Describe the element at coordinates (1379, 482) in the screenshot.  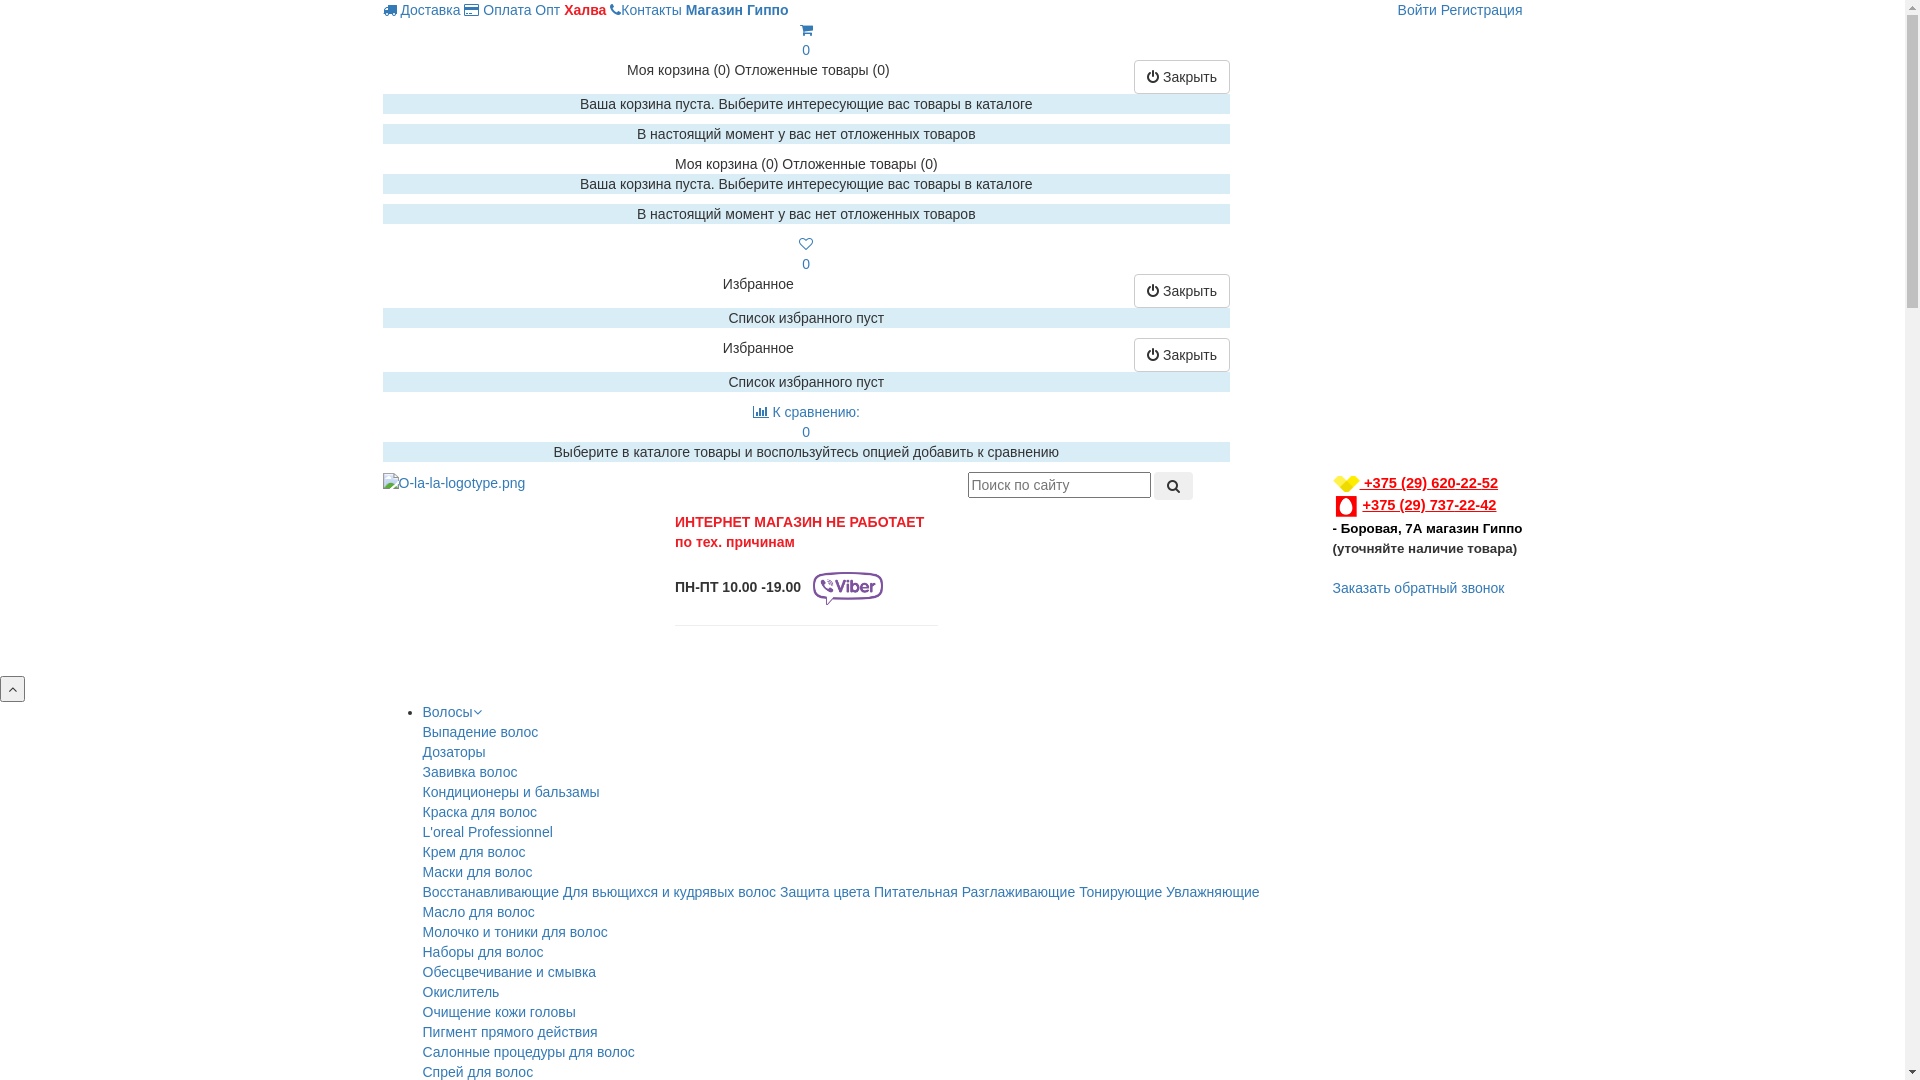
I see `'+375 (29)'` at that location.